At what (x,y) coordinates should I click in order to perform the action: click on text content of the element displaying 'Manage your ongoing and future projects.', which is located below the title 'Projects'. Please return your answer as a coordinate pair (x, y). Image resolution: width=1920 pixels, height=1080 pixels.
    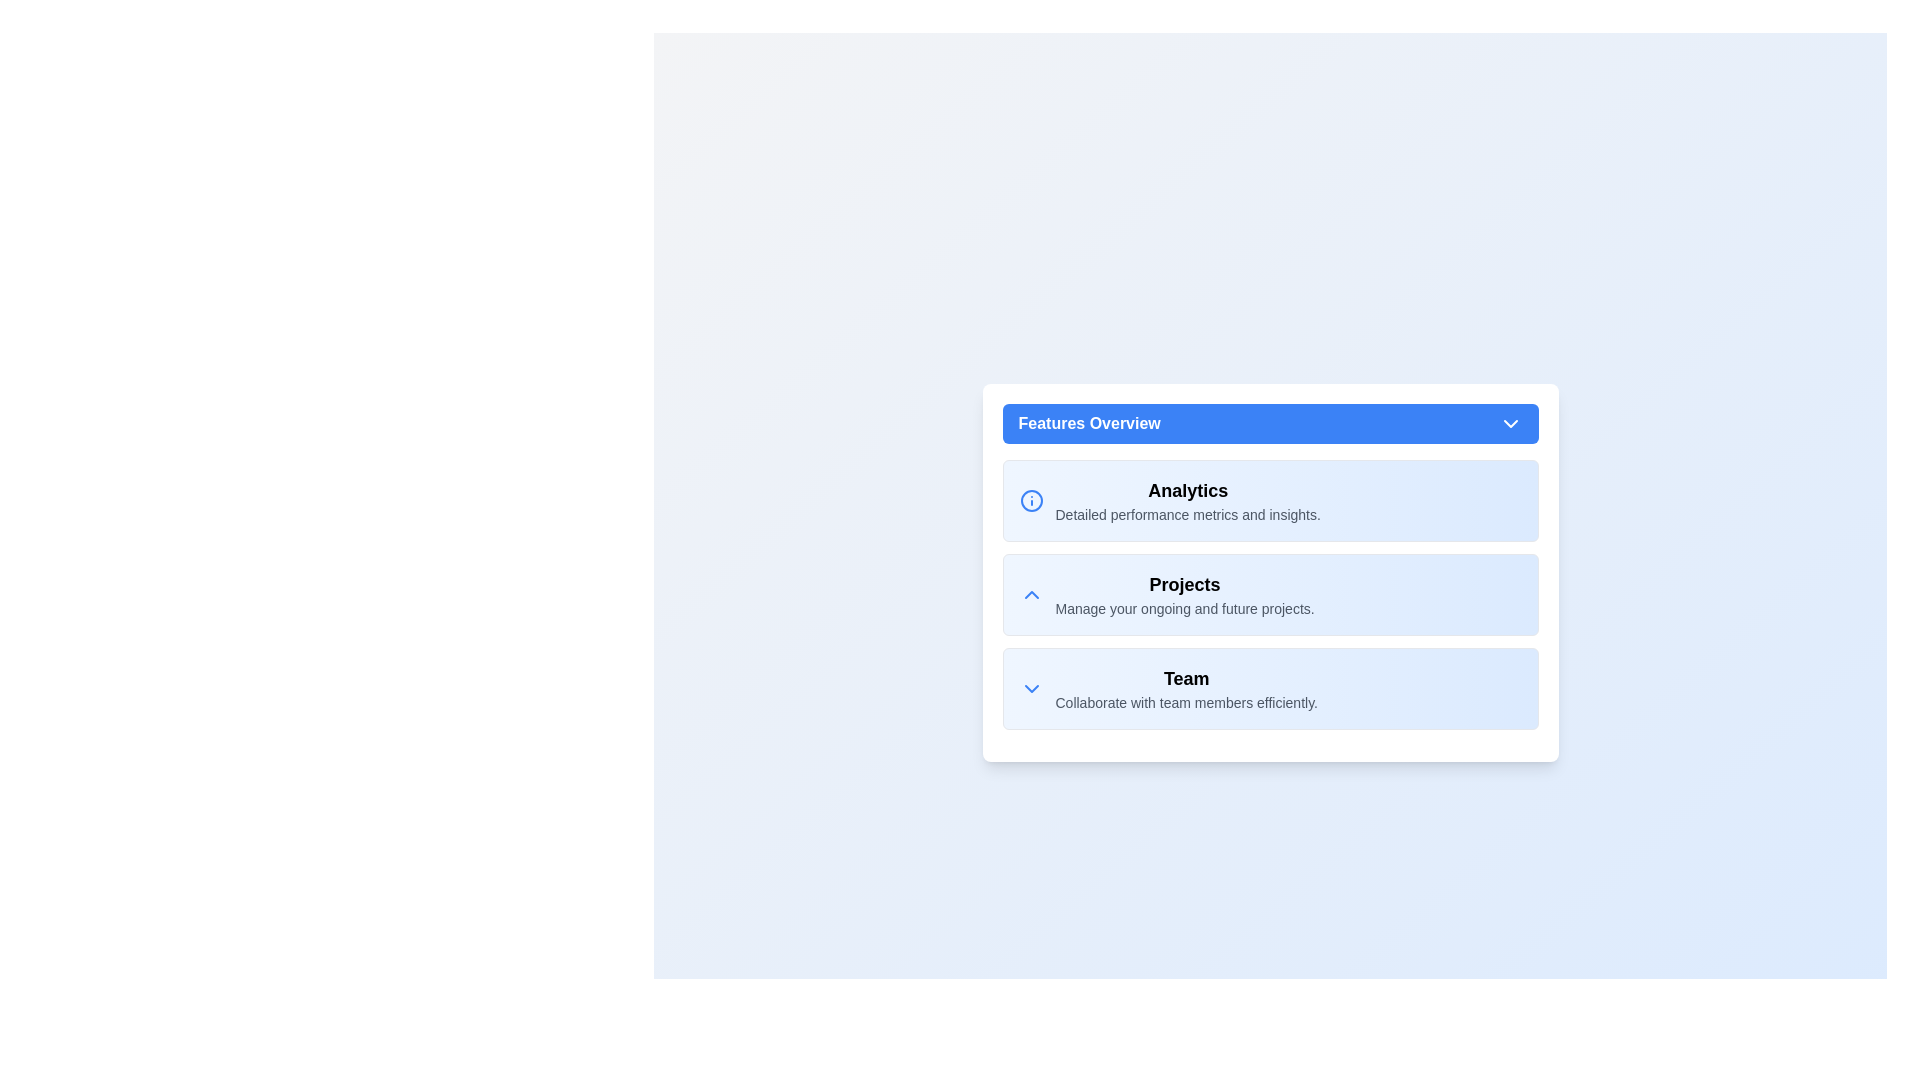
    Looking at the image, I should click on (1185, 608).